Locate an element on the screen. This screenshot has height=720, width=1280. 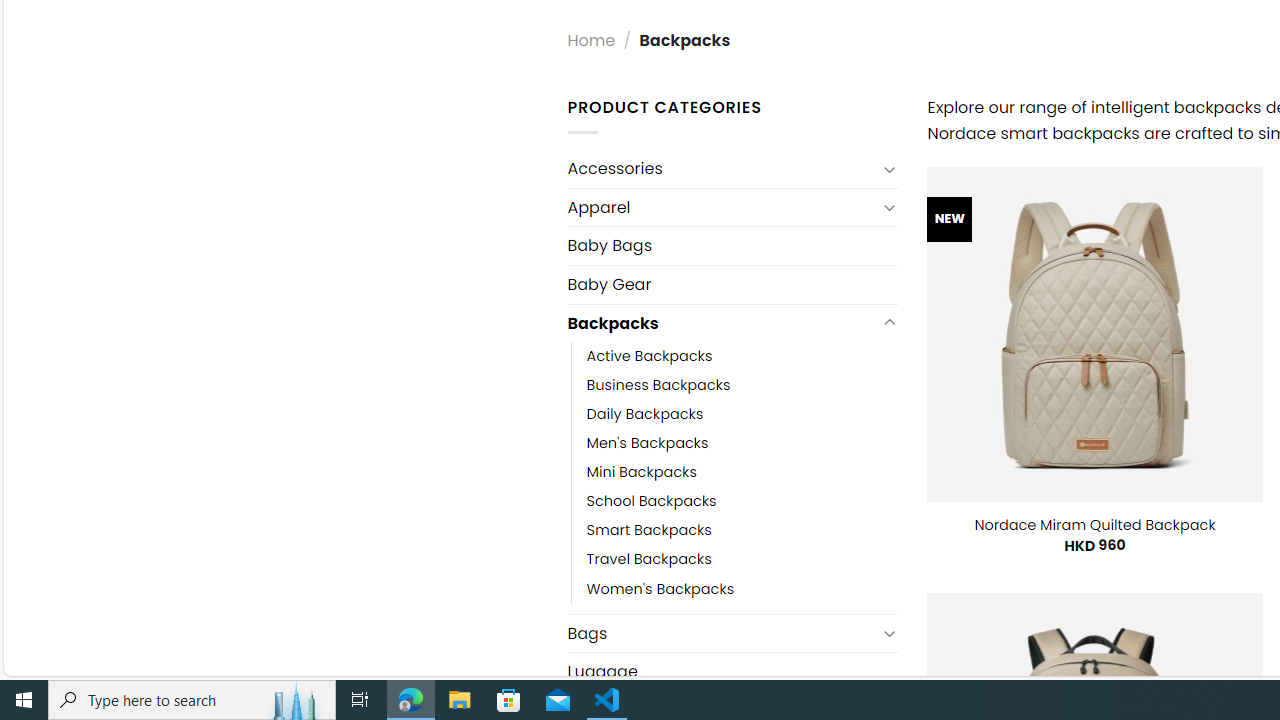
'Accessories' is located at coordinates (720, 167).